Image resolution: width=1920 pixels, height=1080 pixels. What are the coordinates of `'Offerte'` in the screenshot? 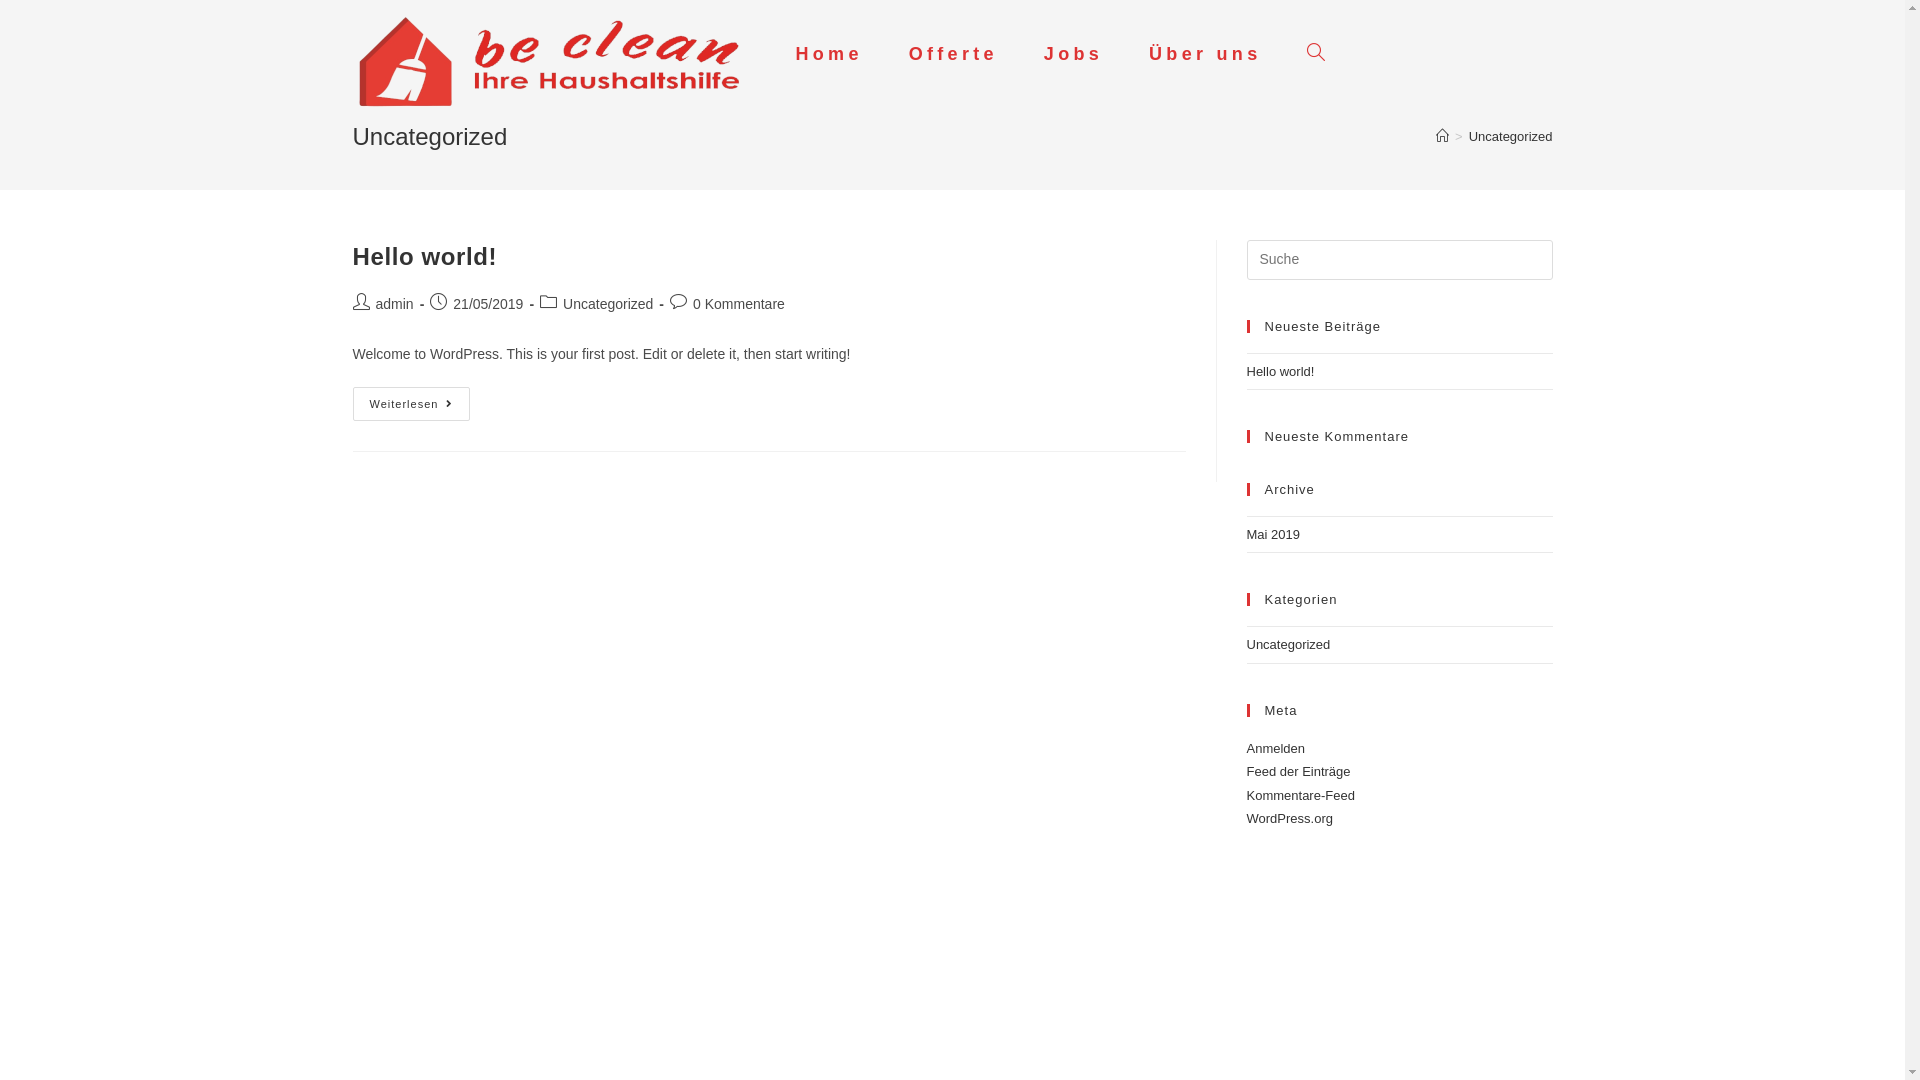 It's located at (952, 53).